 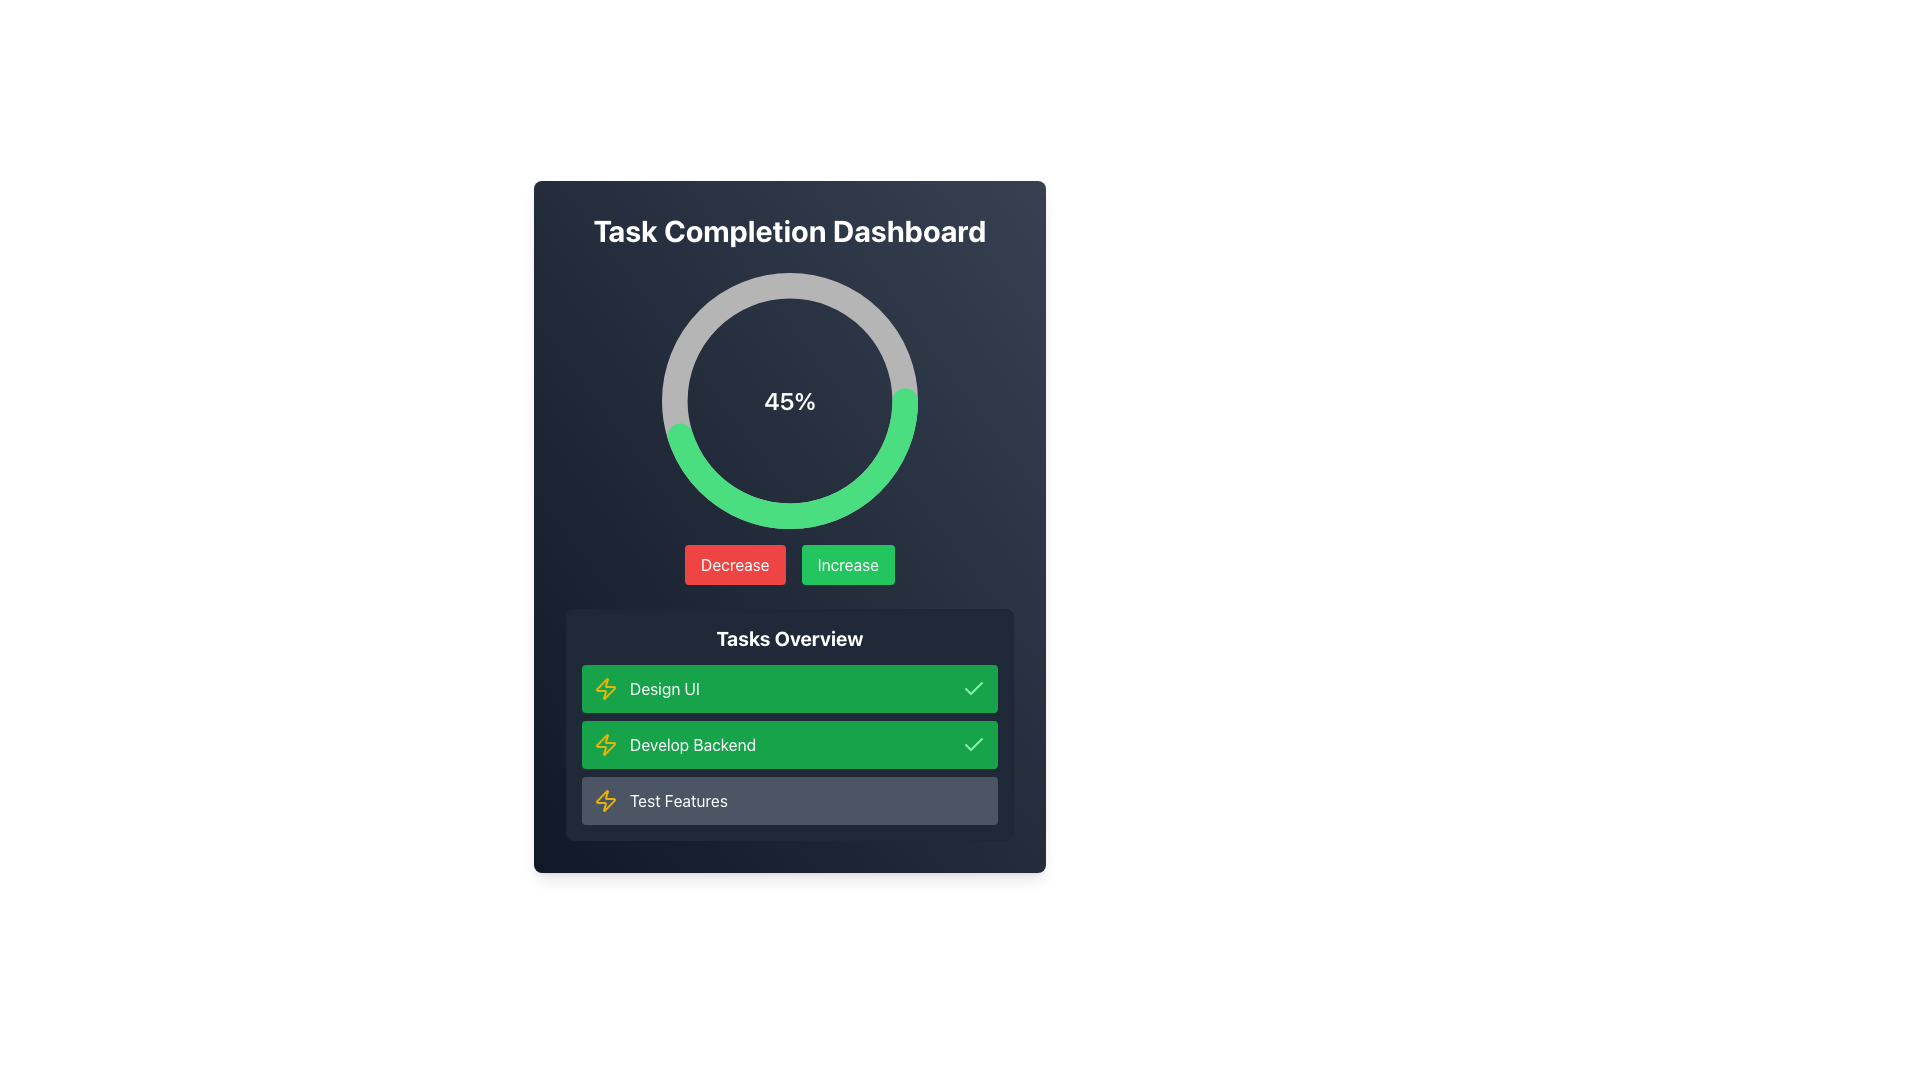 What do you see at coordinates (604, 744) in the screenshot?
I see `the lightning bolt icon that represents a task activity, located to the left of the 'Develop Backend' text in the second row of the task overview section` at bounding box center [604, 744].